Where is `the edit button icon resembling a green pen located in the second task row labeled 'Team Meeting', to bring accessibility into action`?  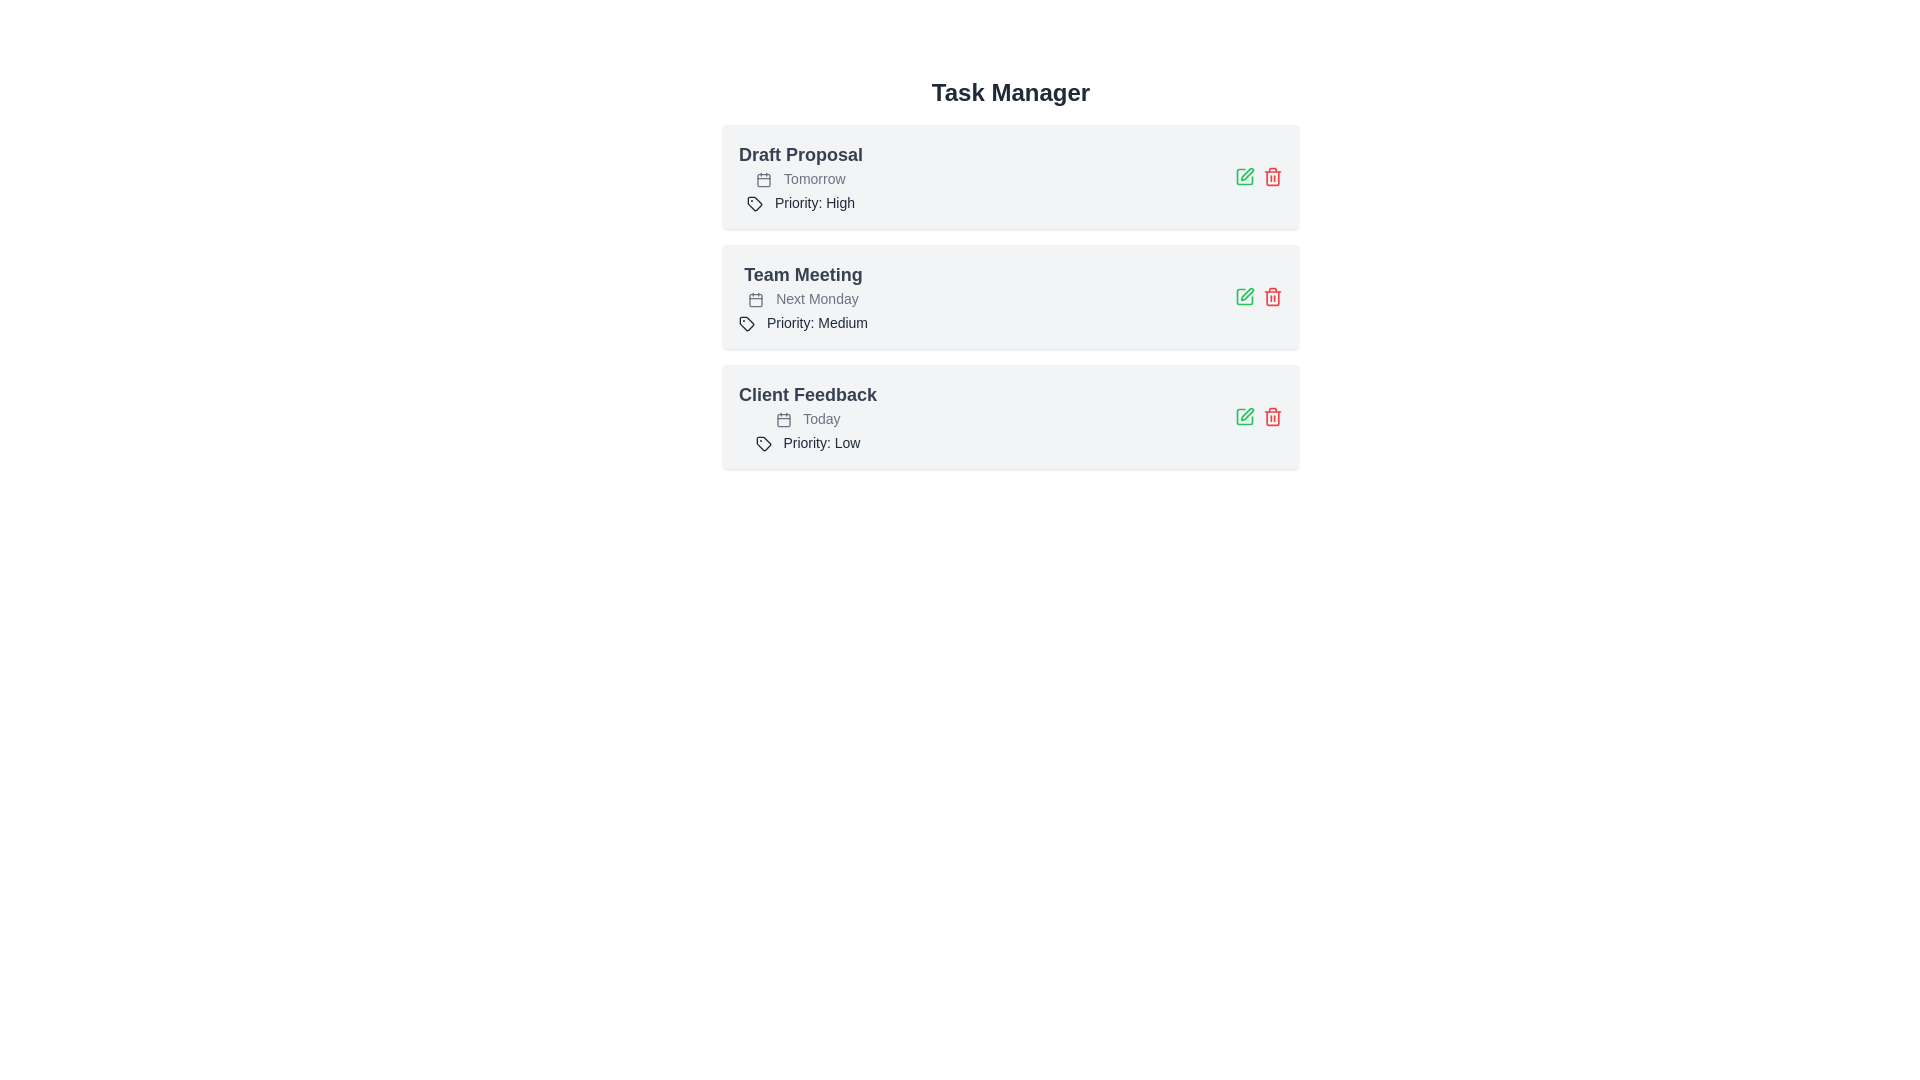
the edit button icon resembling a green pen located in the second task row labeled 'Team Meeting', to bring accessibility into action is located at coordinates (1246, 294).